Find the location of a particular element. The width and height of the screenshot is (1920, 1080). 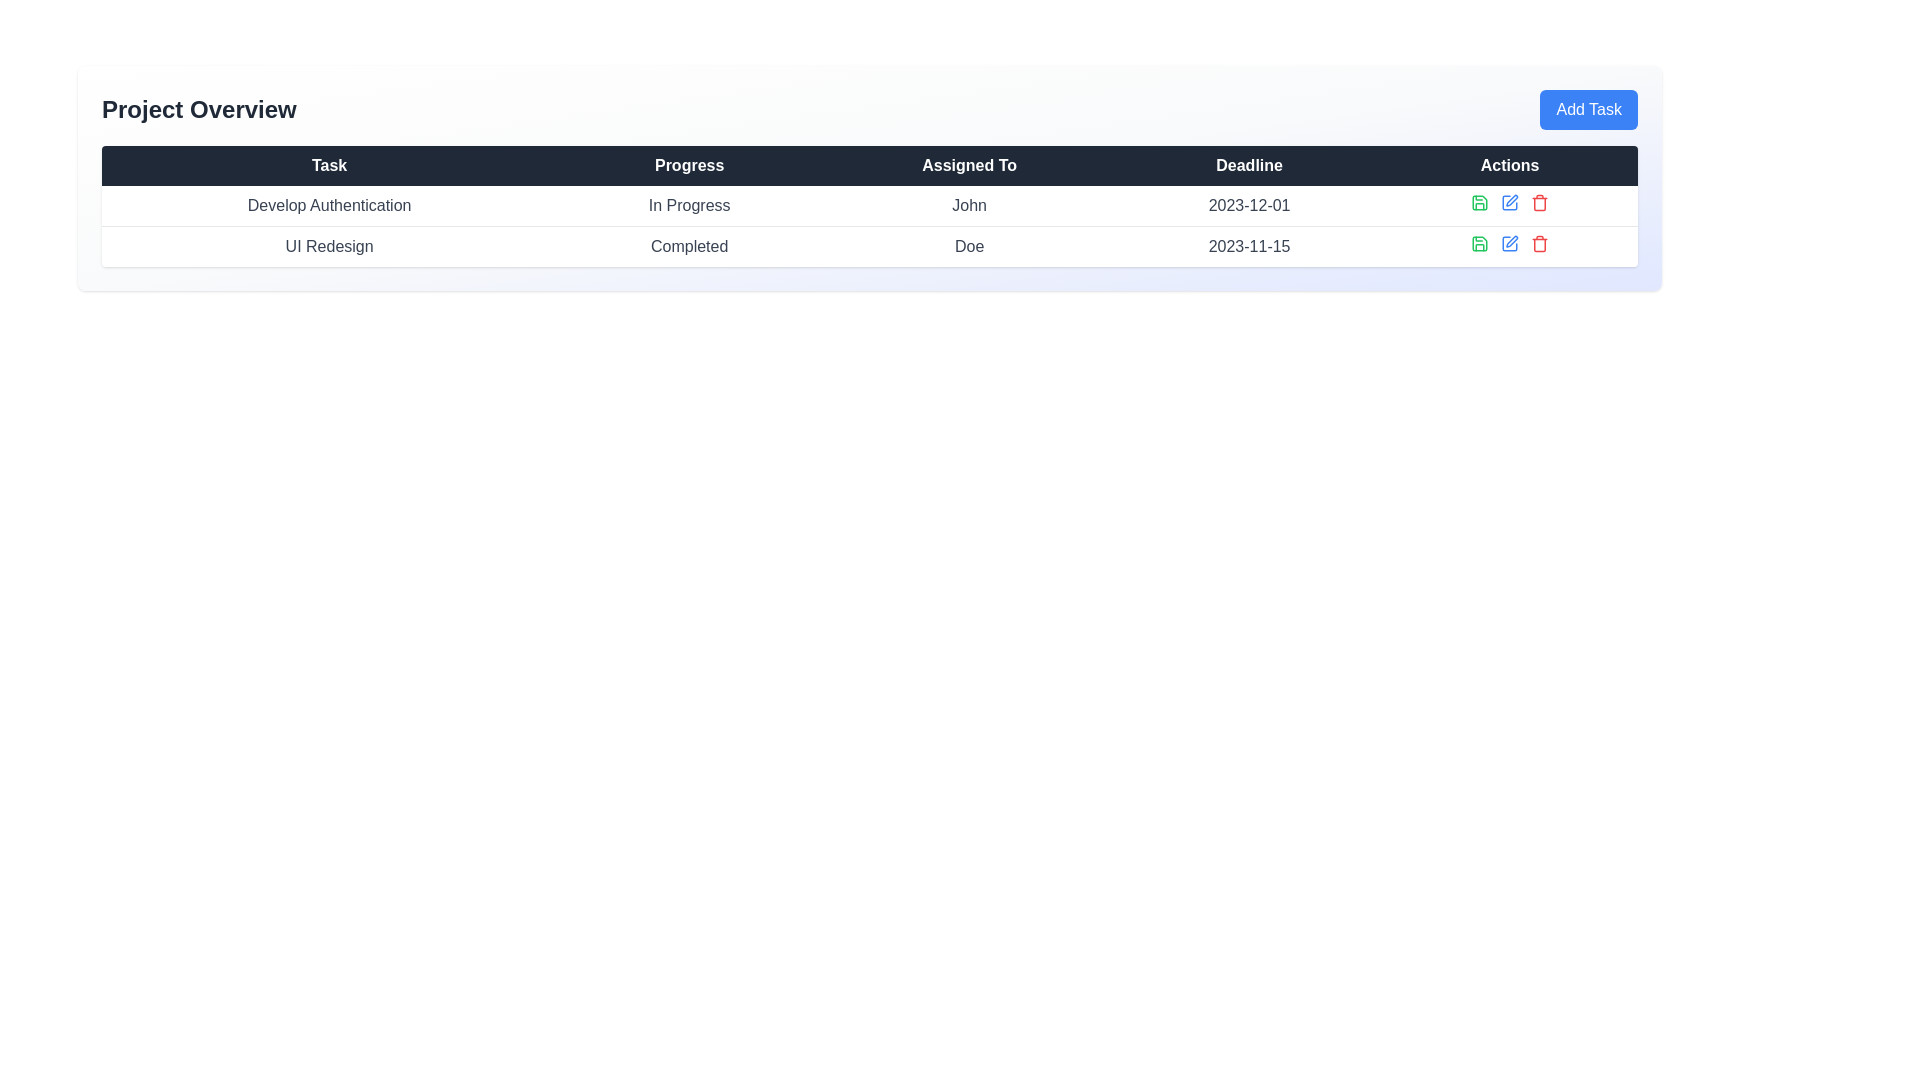

the progress status label located in the second column of the table row under the 'Progress' header is located at coordinates (689, 206).